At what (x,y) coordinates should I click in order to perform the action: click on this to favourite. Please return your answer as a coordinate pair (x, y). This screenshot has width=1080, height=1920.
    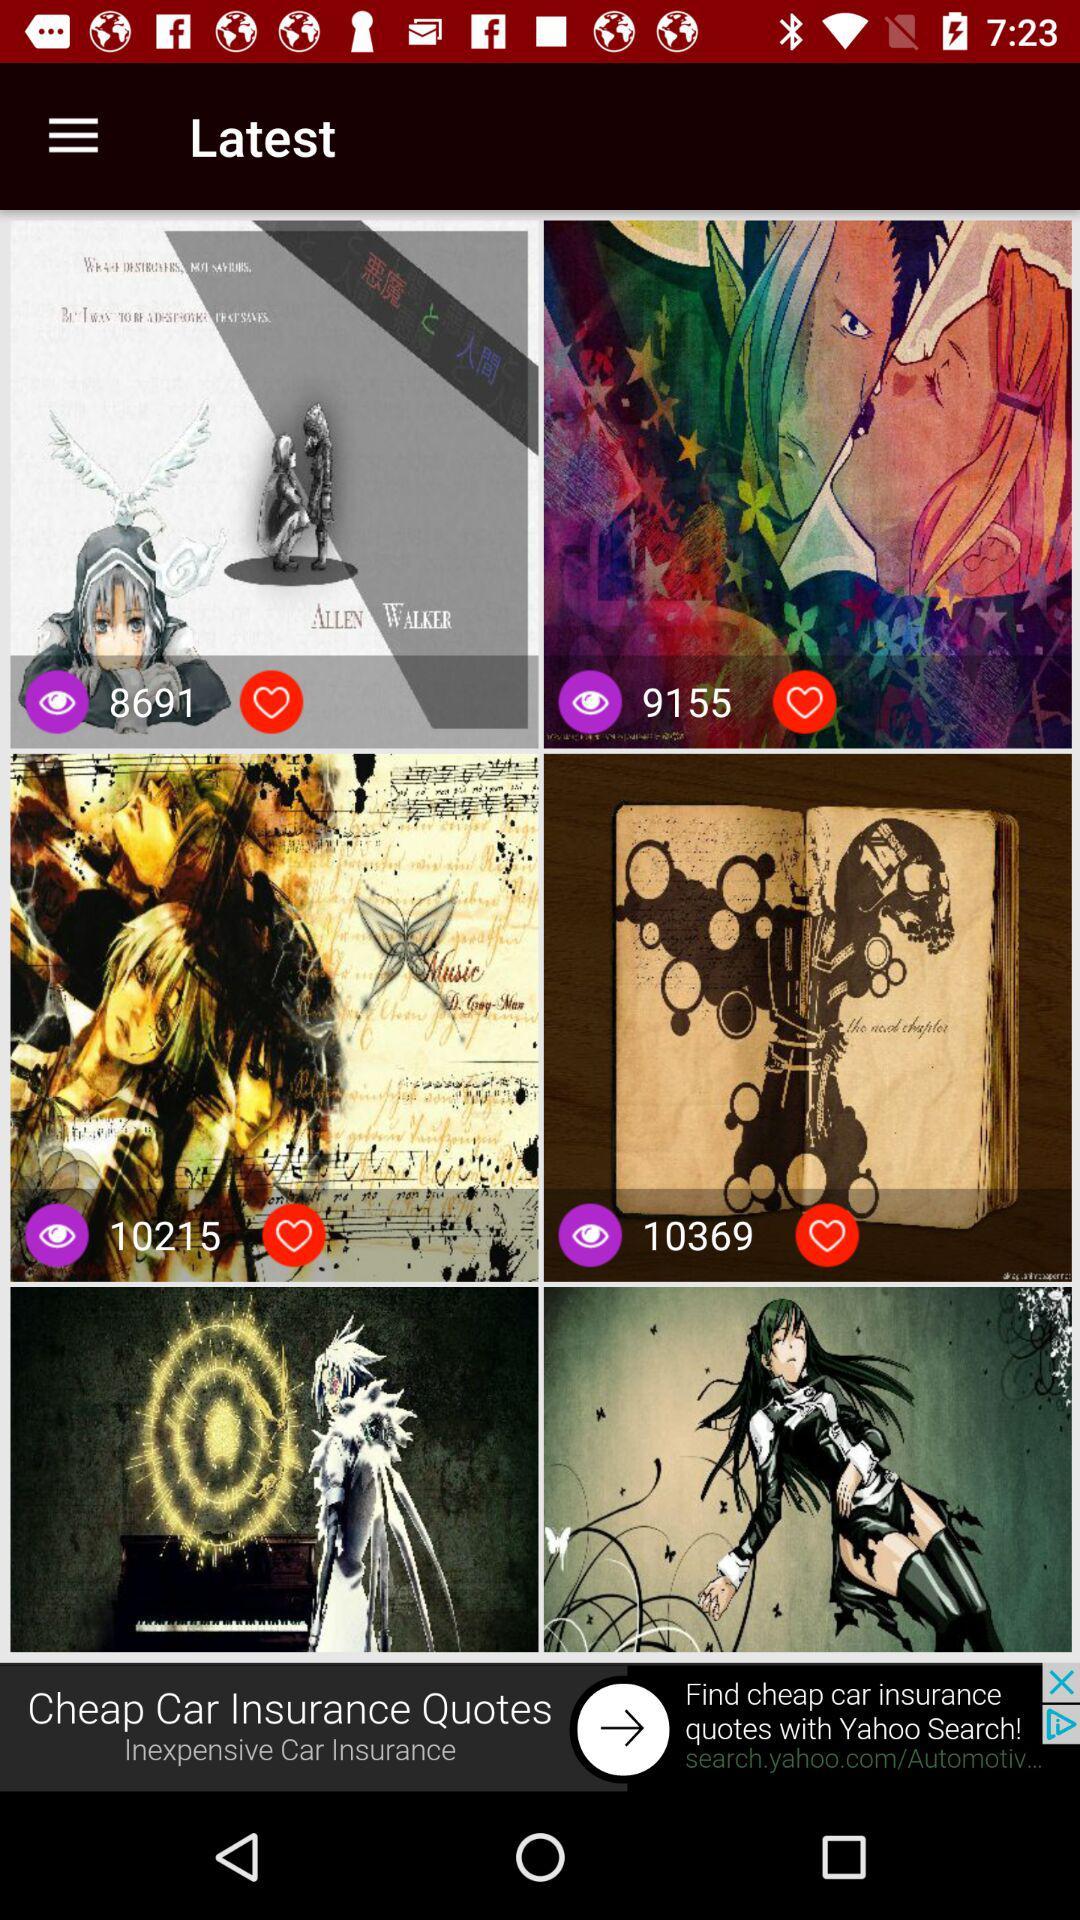
    Looking at the image, I should click on (271, 701).